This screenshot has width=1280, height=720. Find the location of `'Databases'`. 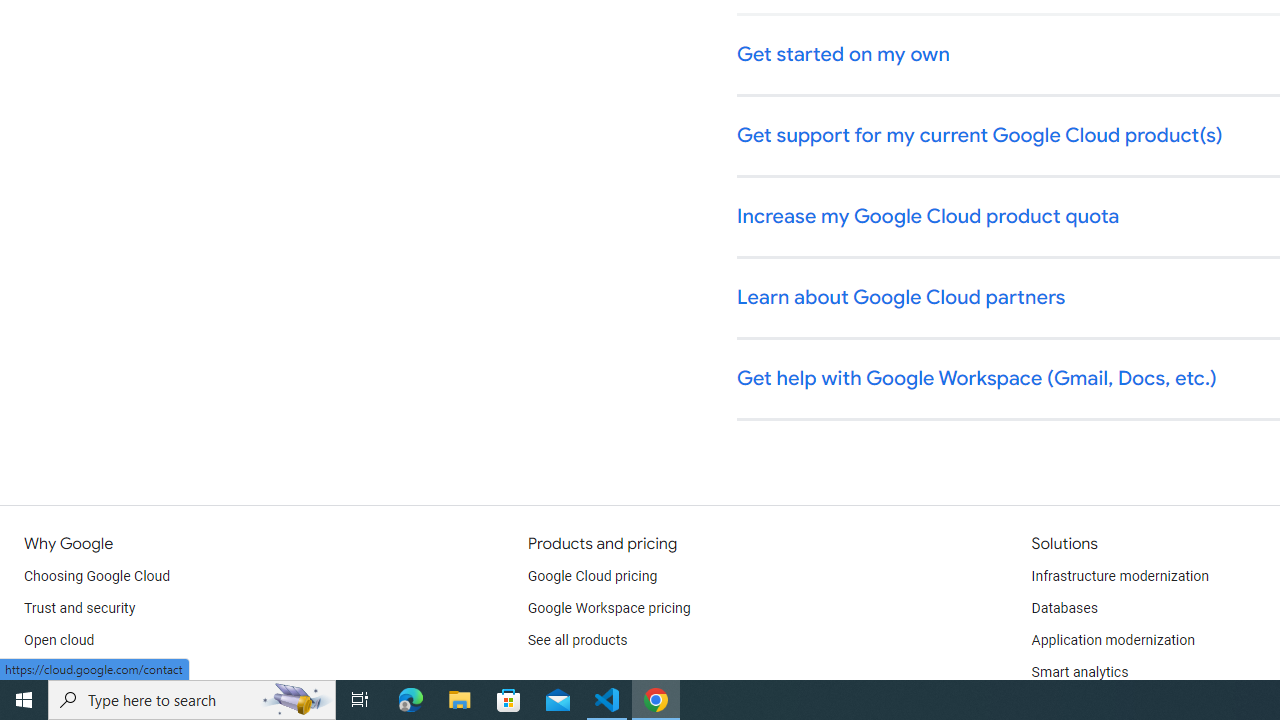

'Databases' is located at coordinates (1063, 608).